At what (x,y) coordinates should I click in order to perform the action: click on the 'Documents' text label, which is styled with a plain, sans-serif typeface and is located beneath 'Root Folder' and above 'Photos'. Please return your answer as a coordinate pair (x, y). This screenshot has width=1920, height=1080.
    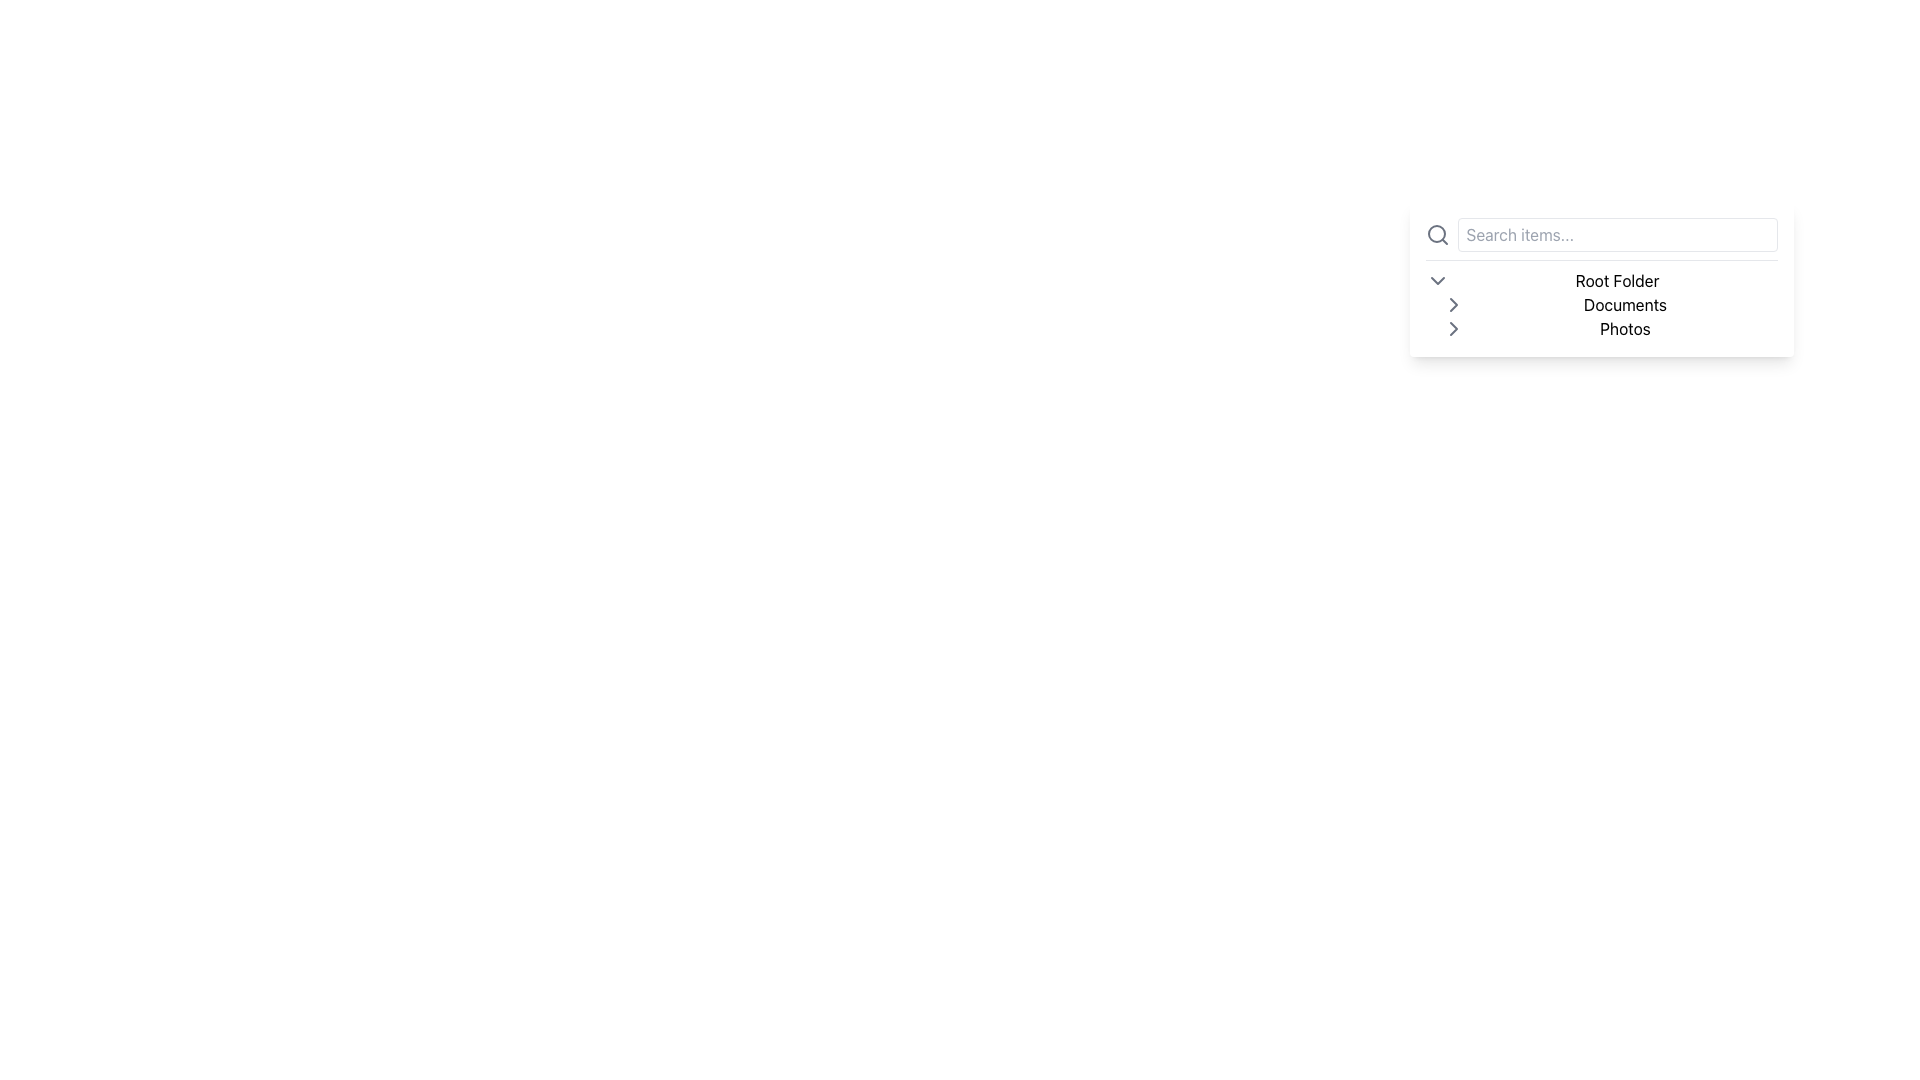
    Looking at the image, I should click on (1625, 304).